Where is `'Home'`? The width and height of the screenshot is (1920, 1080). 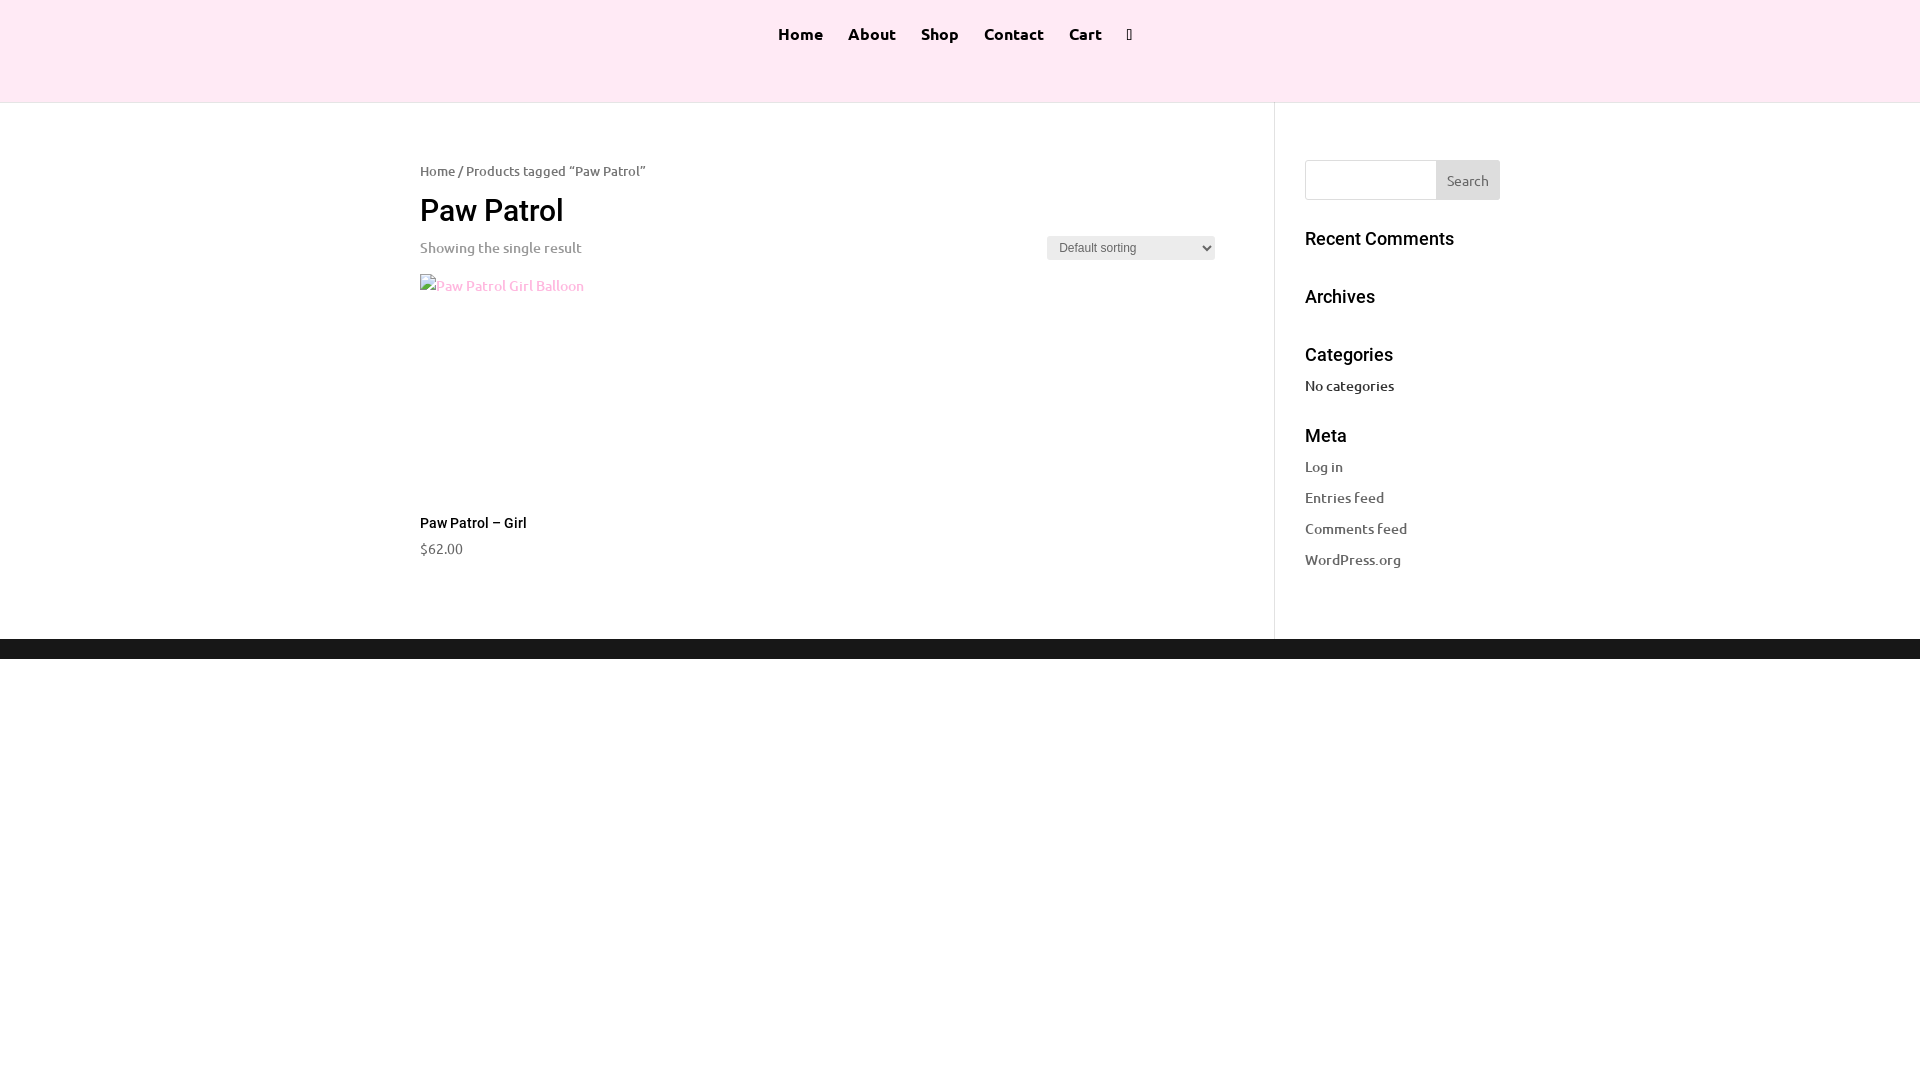
'Home' is located at coordinates (800, 45).